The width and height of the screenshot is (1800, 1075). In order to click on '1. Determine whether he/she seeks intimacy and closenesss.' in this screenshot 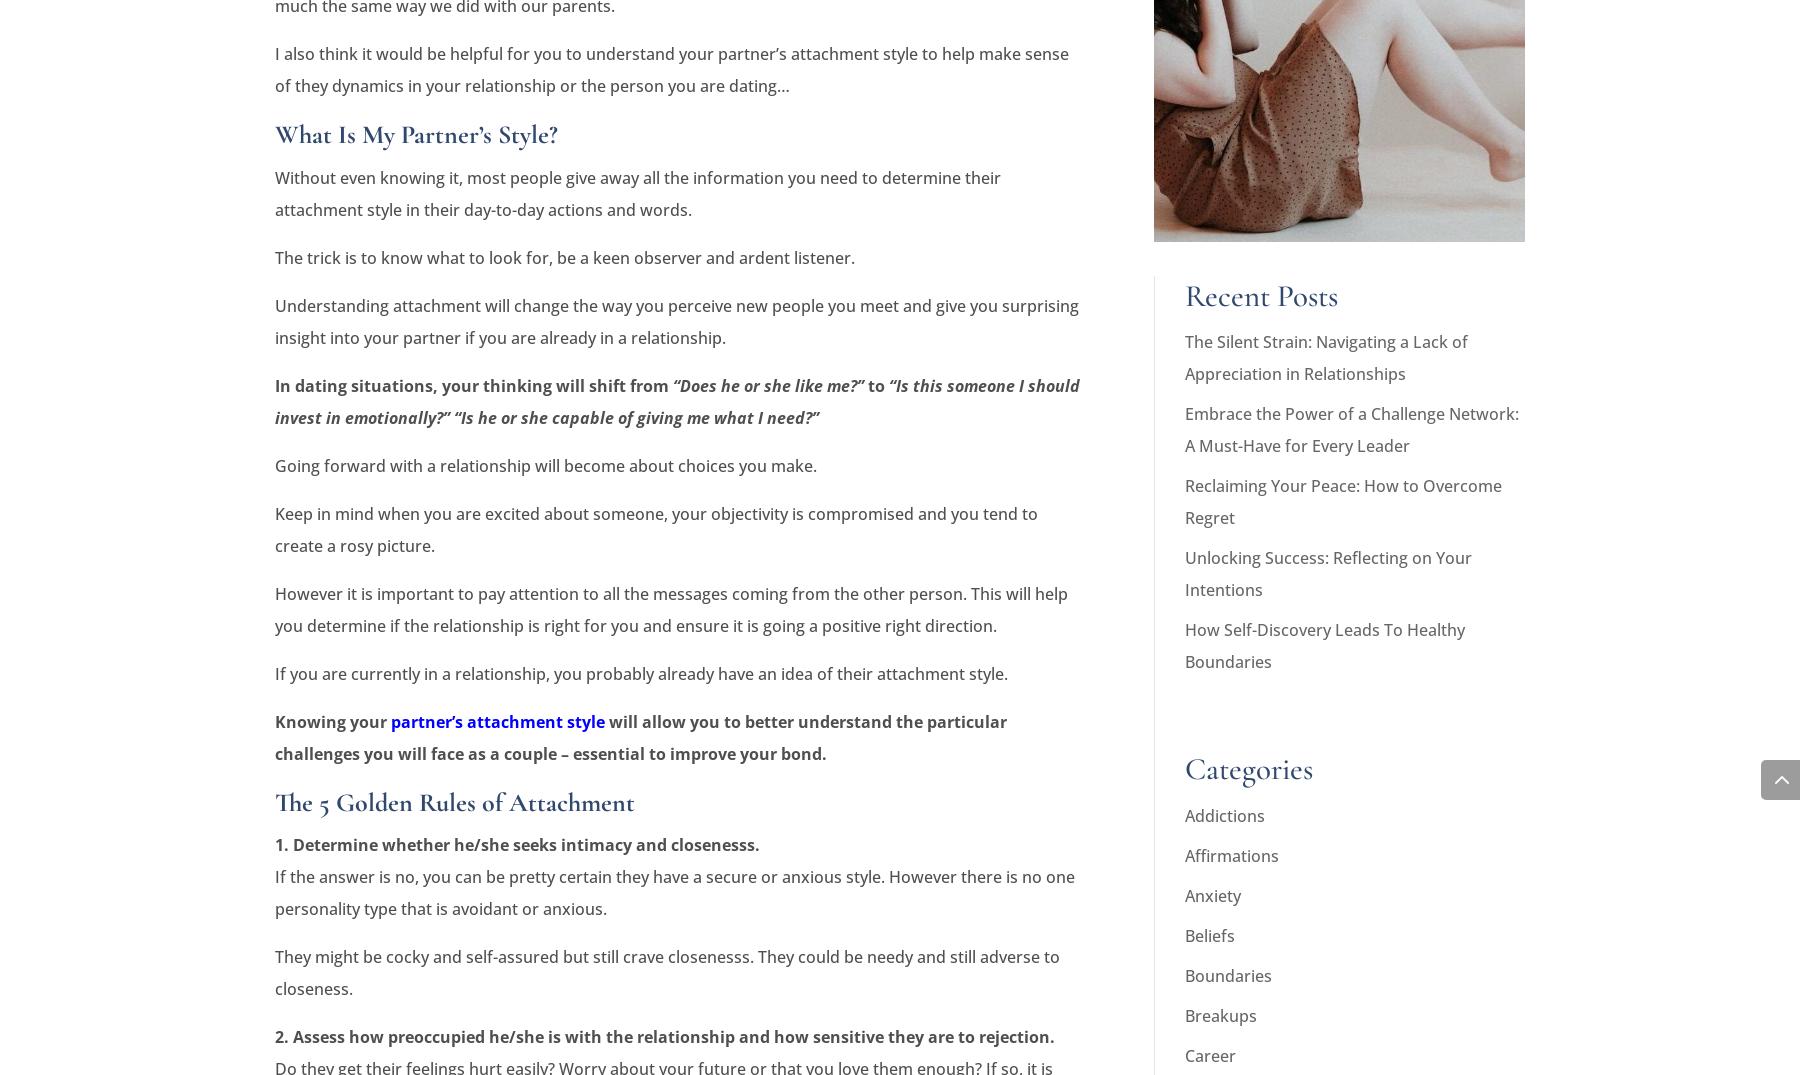, I will do `click(516, 844)`.